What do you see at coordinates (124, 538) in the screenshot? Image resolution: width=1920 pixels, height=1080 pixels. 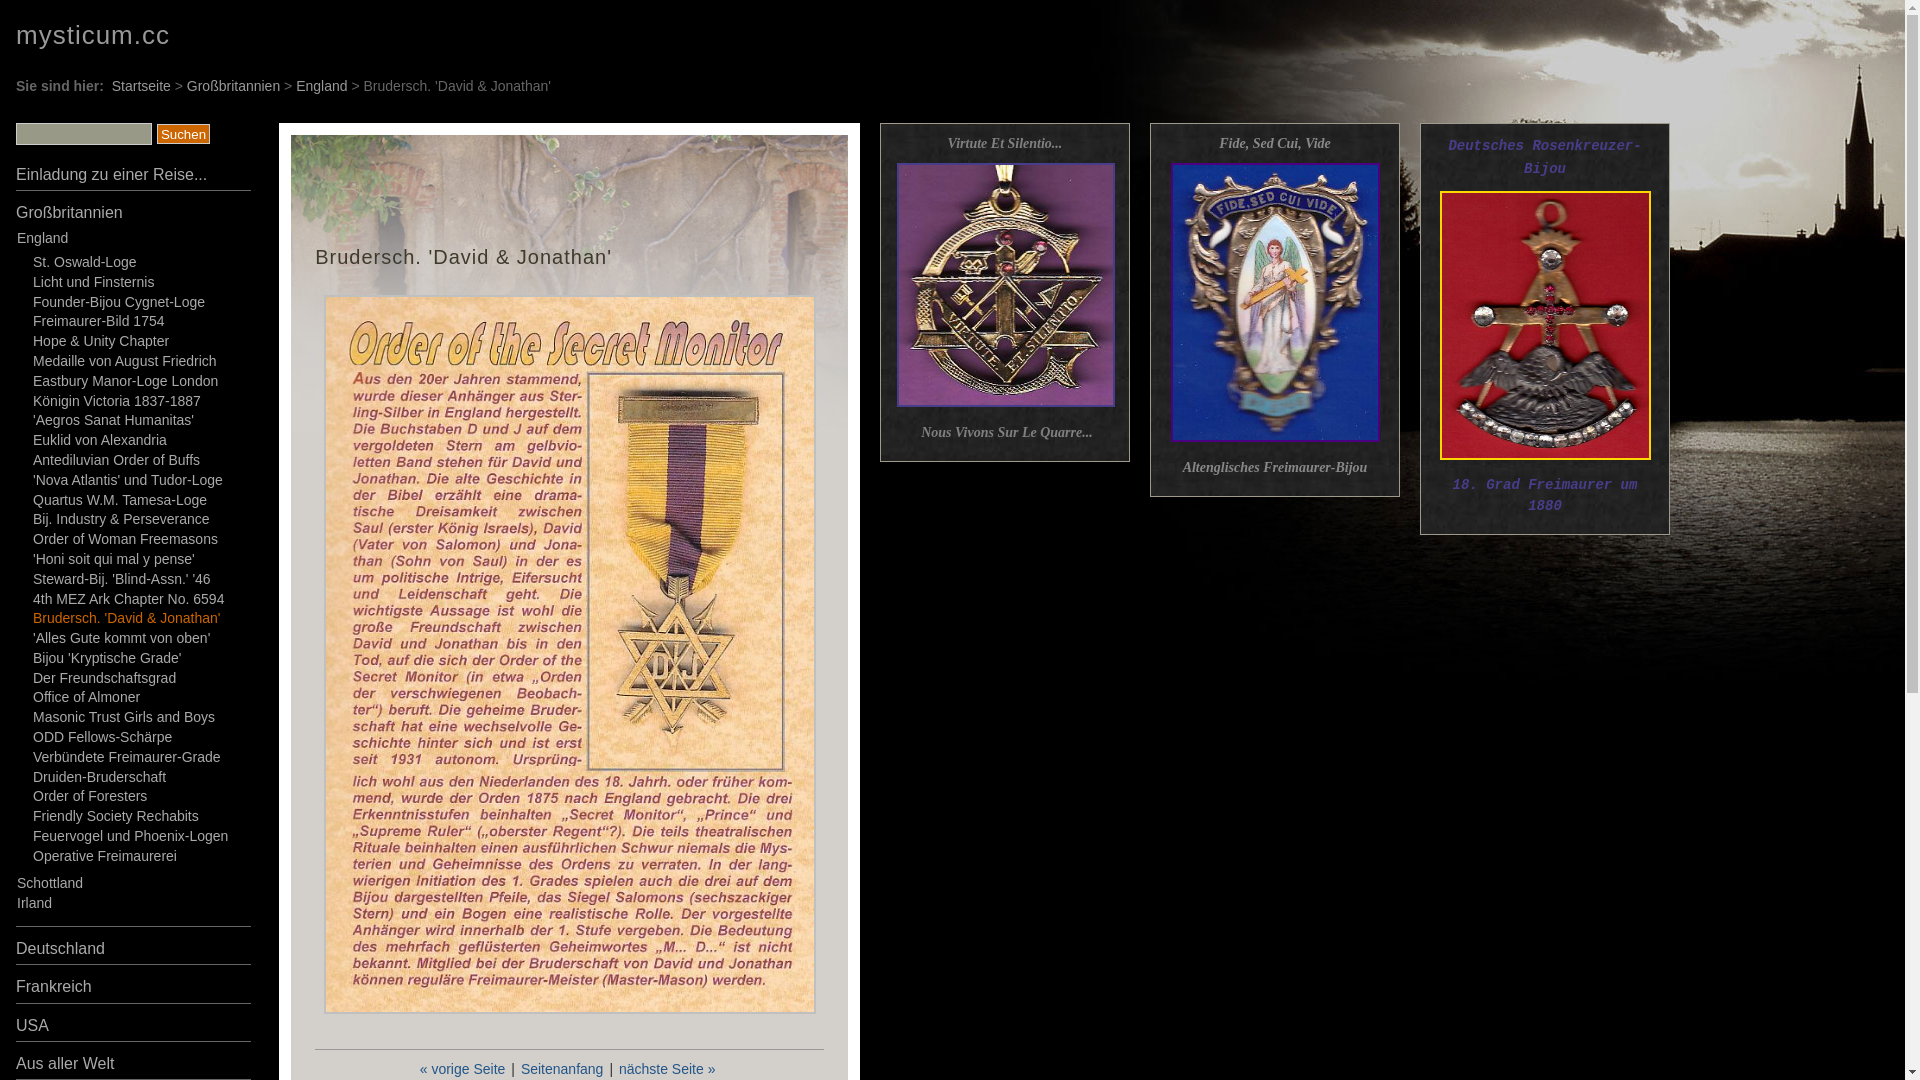 I see `'Order of Woman Freemasons'` at bounding box center [124, 538].